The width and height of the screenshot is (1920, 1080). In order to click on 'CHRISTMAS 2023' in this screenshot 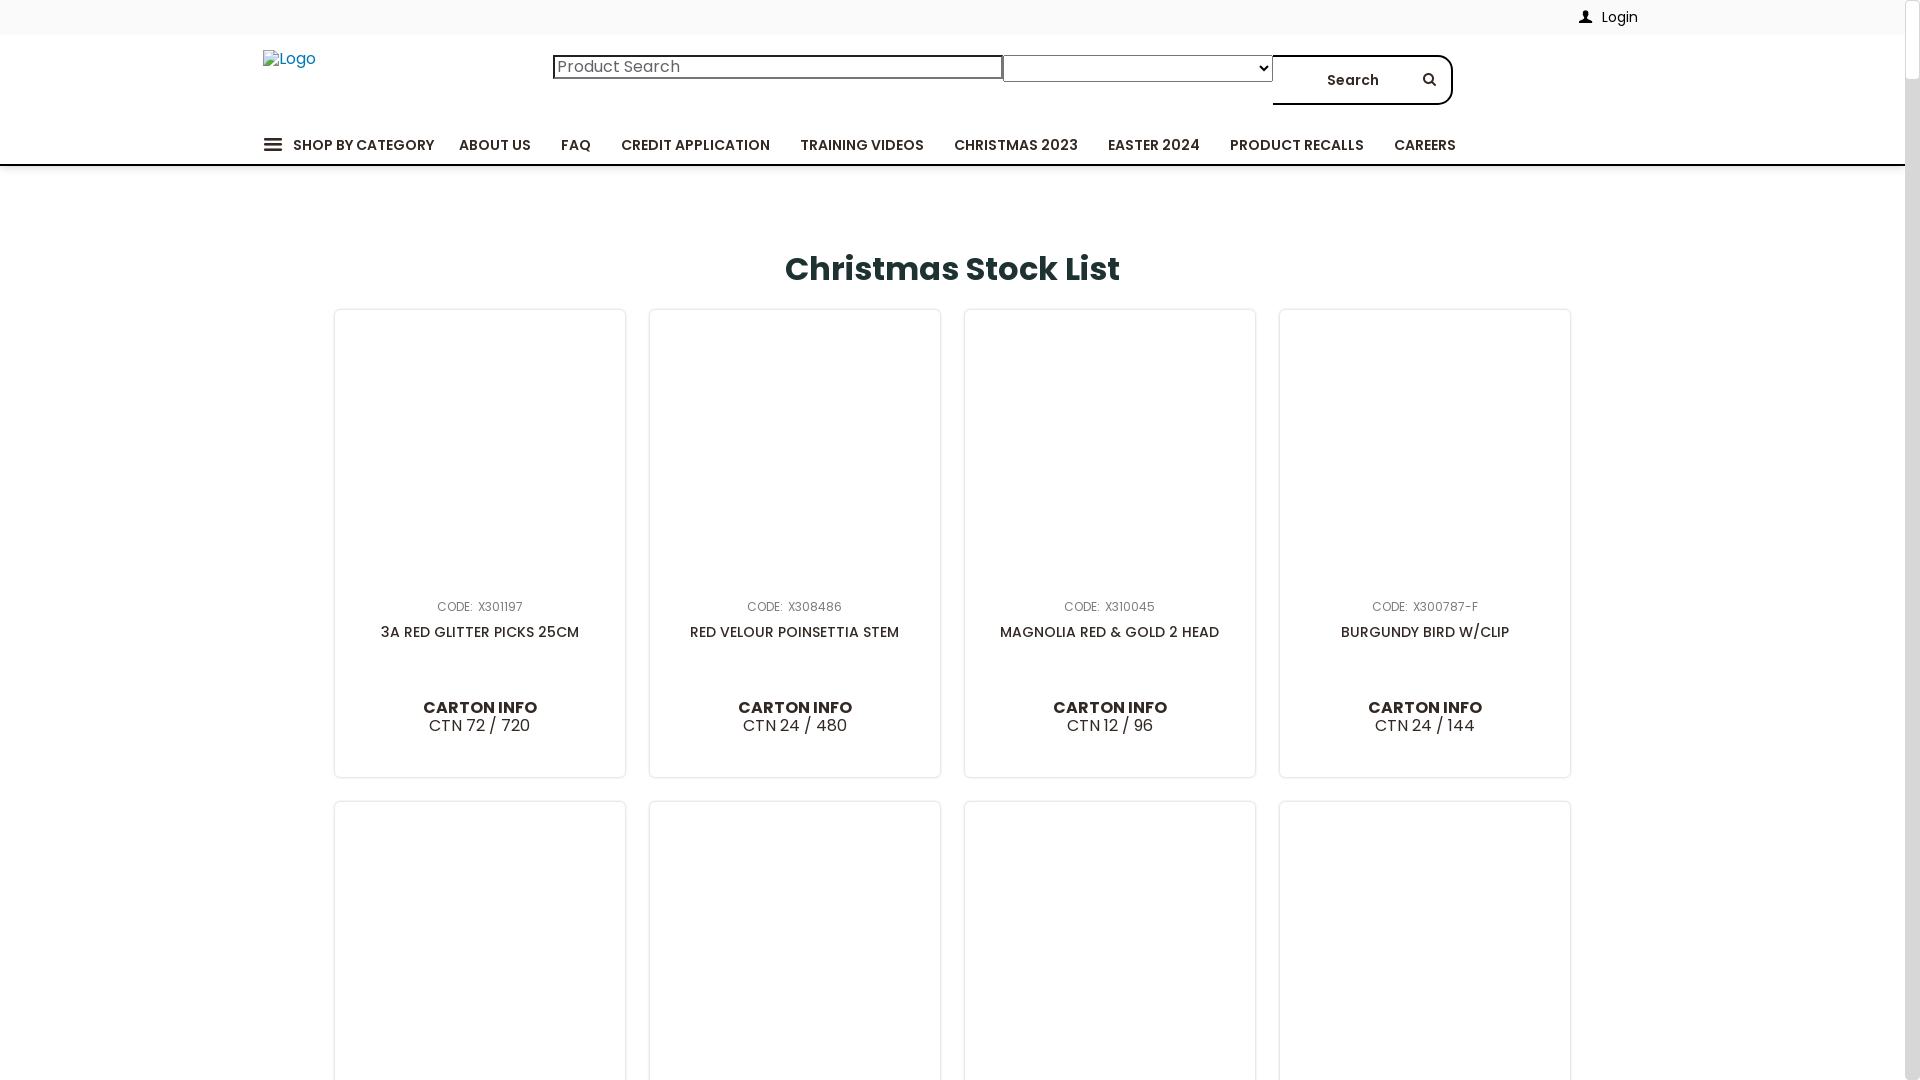, I will do `click(1014, 144)`.